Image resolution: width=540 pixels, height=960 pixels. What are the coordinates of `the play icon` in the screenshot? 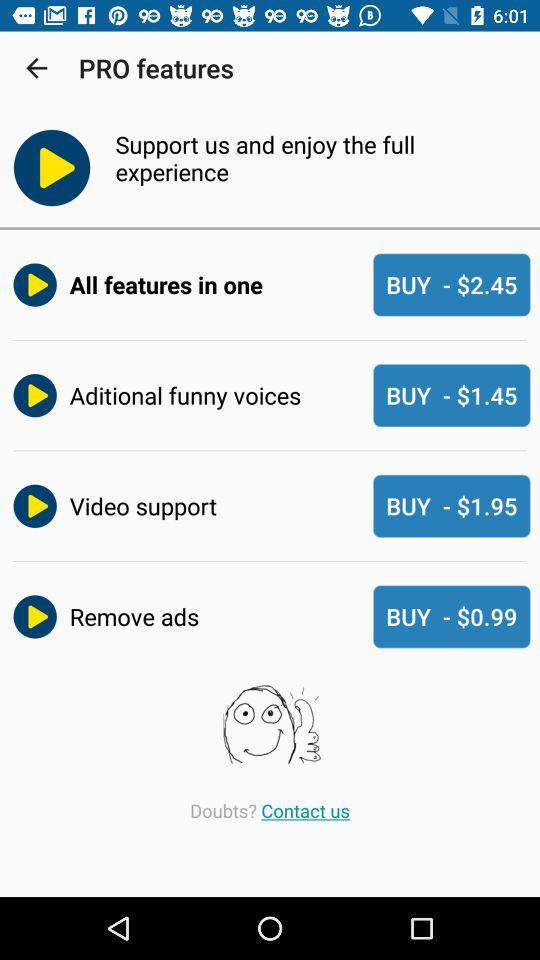 It's located at (30, 394).